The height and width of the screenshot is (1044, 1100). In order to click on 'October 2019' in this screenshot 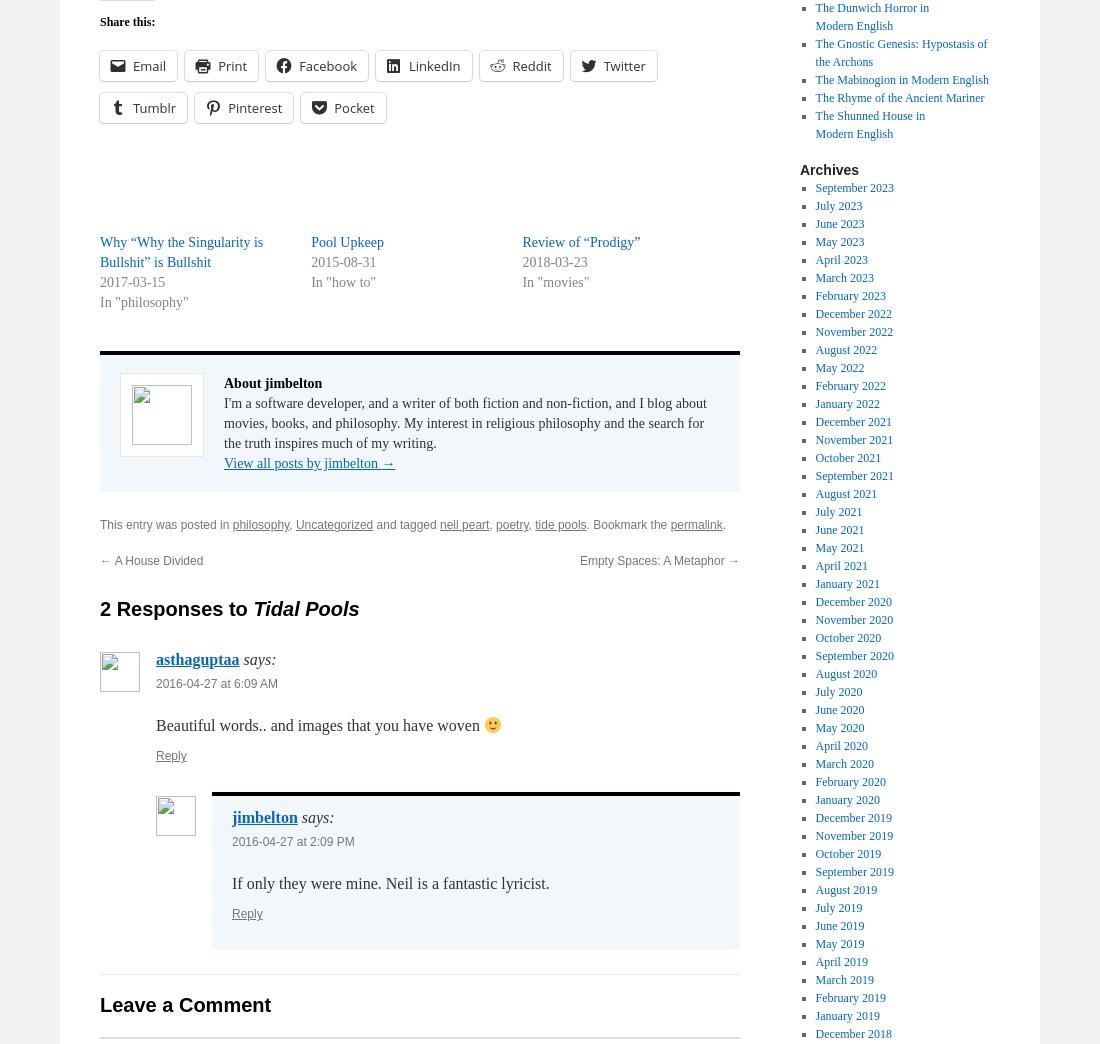, I will do `click(814, 853)`.